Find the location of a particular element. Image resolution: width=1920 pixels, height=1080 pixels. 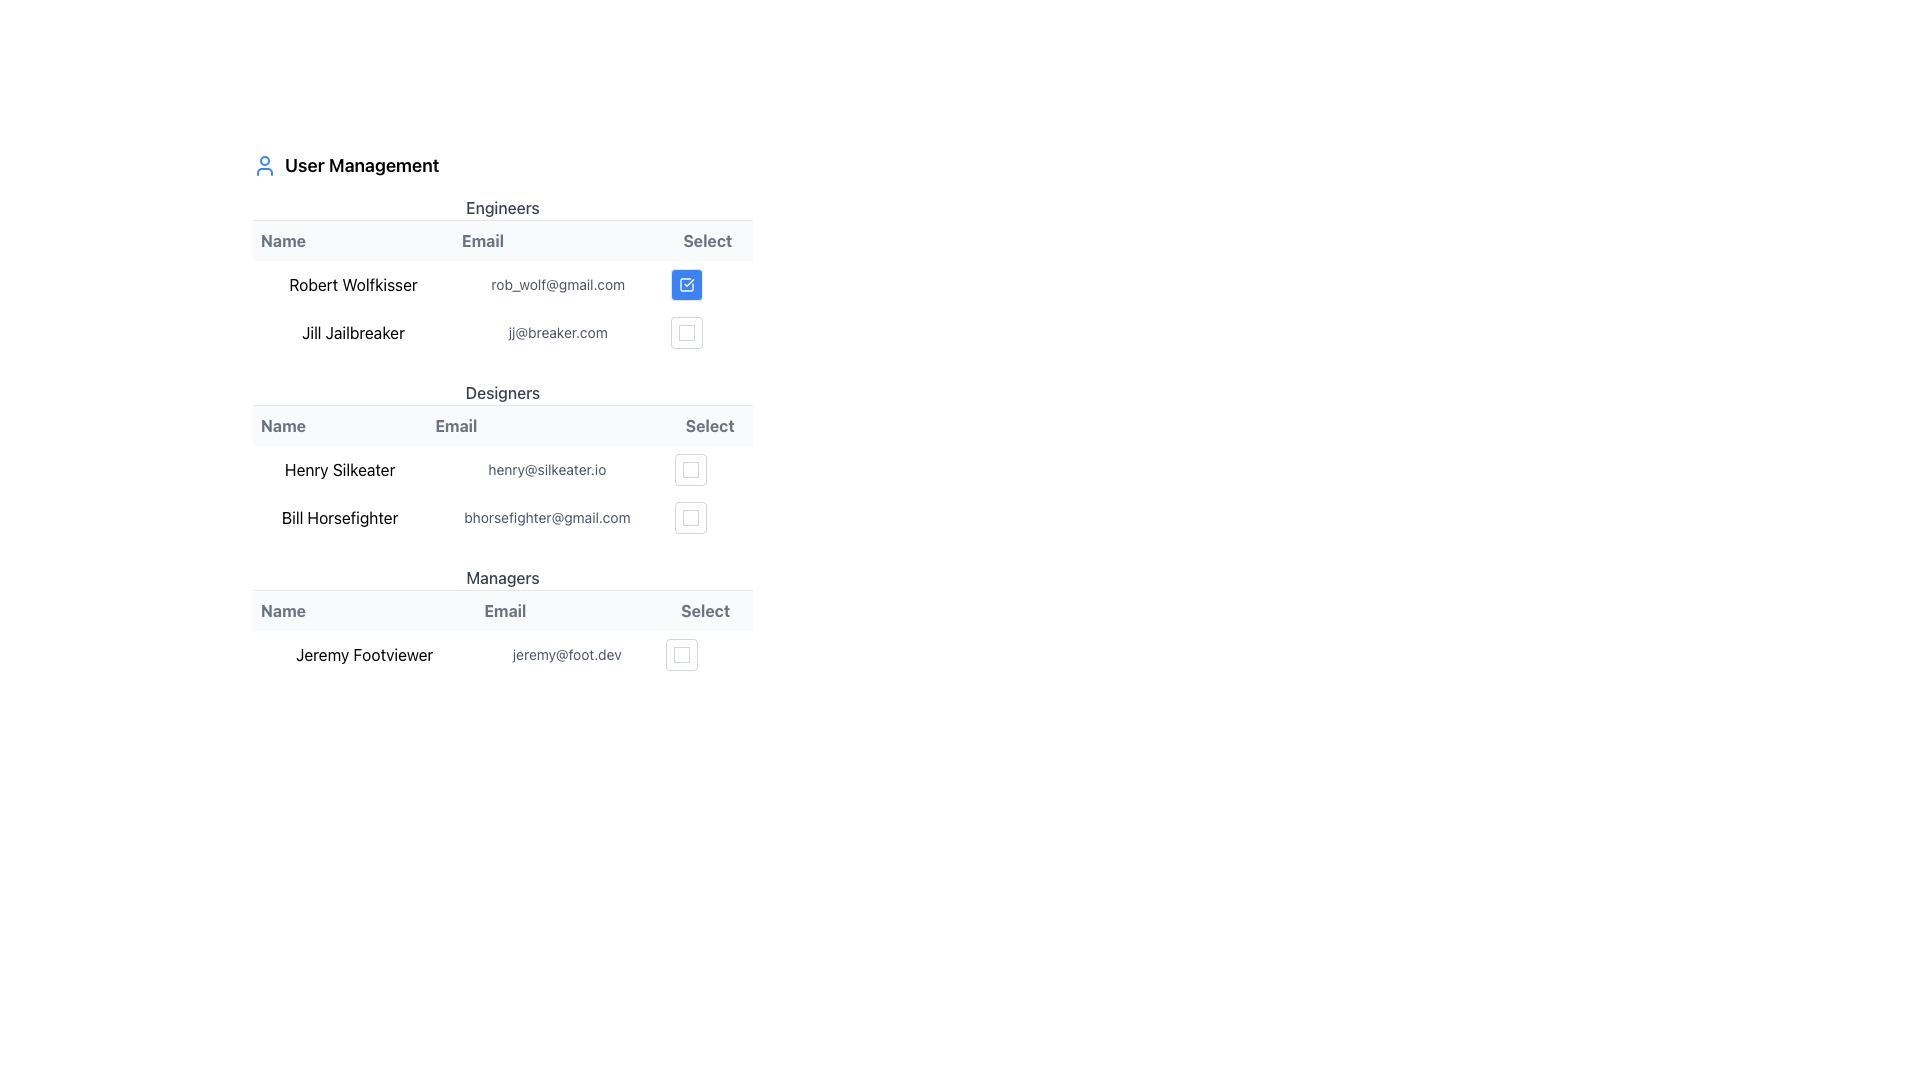

the checkbox corresponding to 'Henry Silkeater' in the 'Select' column of the 'Designers' table is located at coordinates (691, 470).